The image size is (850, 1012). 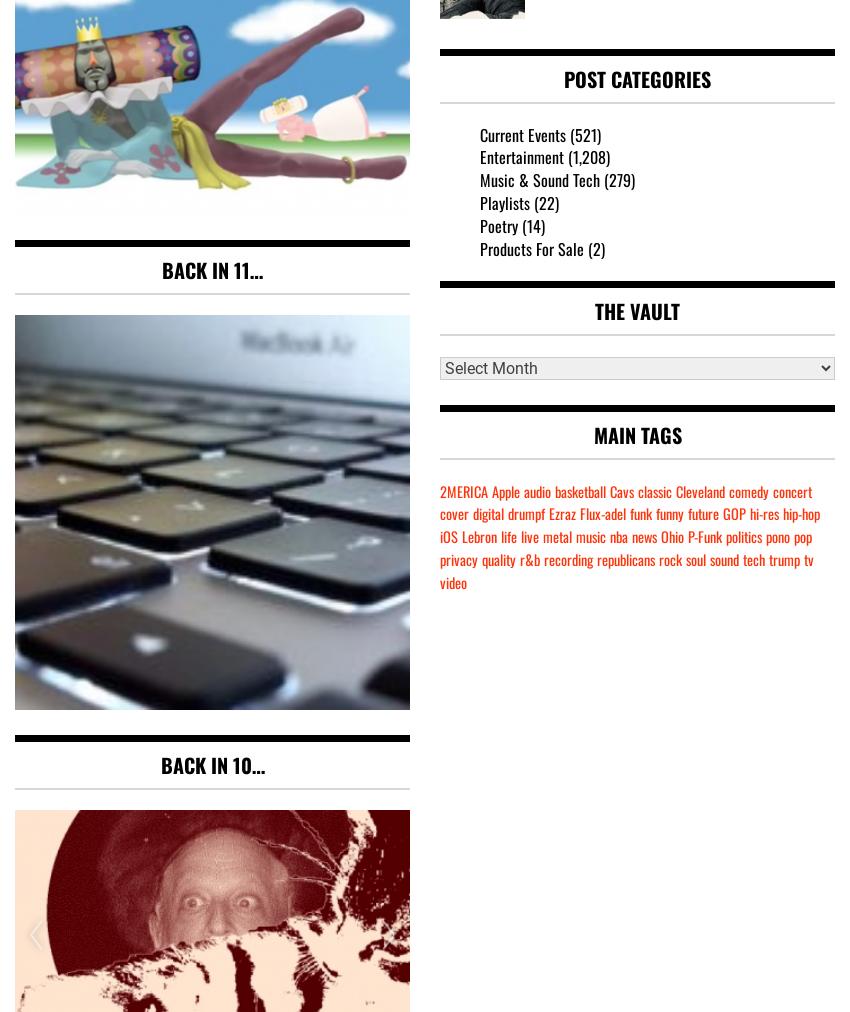 I want to click on 'Cleveland', so click(x=699, y=490).